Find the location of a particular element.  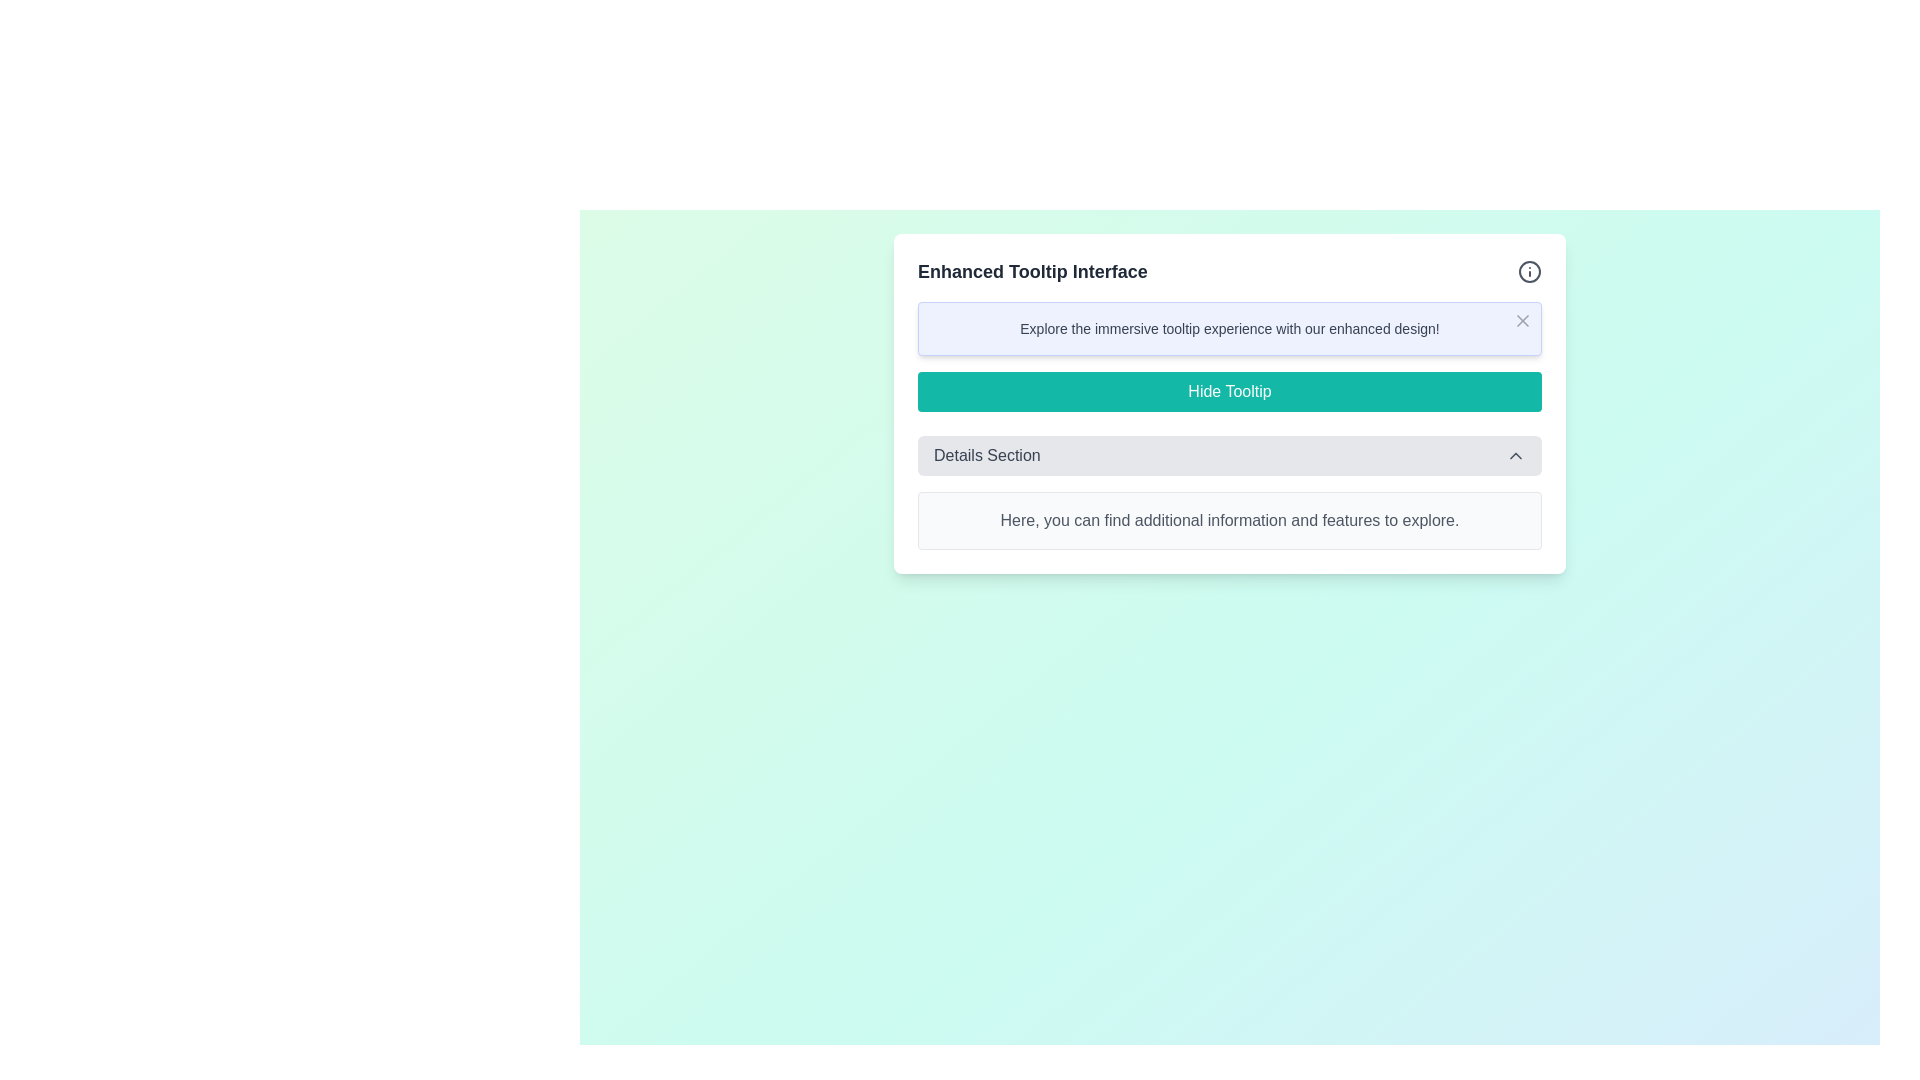

the informational tooltip with a light indigo background and indigo border, containing the message 'Explore the immersive tooltip experience with our enhanced design!' is located at coordinates (1228, 327).